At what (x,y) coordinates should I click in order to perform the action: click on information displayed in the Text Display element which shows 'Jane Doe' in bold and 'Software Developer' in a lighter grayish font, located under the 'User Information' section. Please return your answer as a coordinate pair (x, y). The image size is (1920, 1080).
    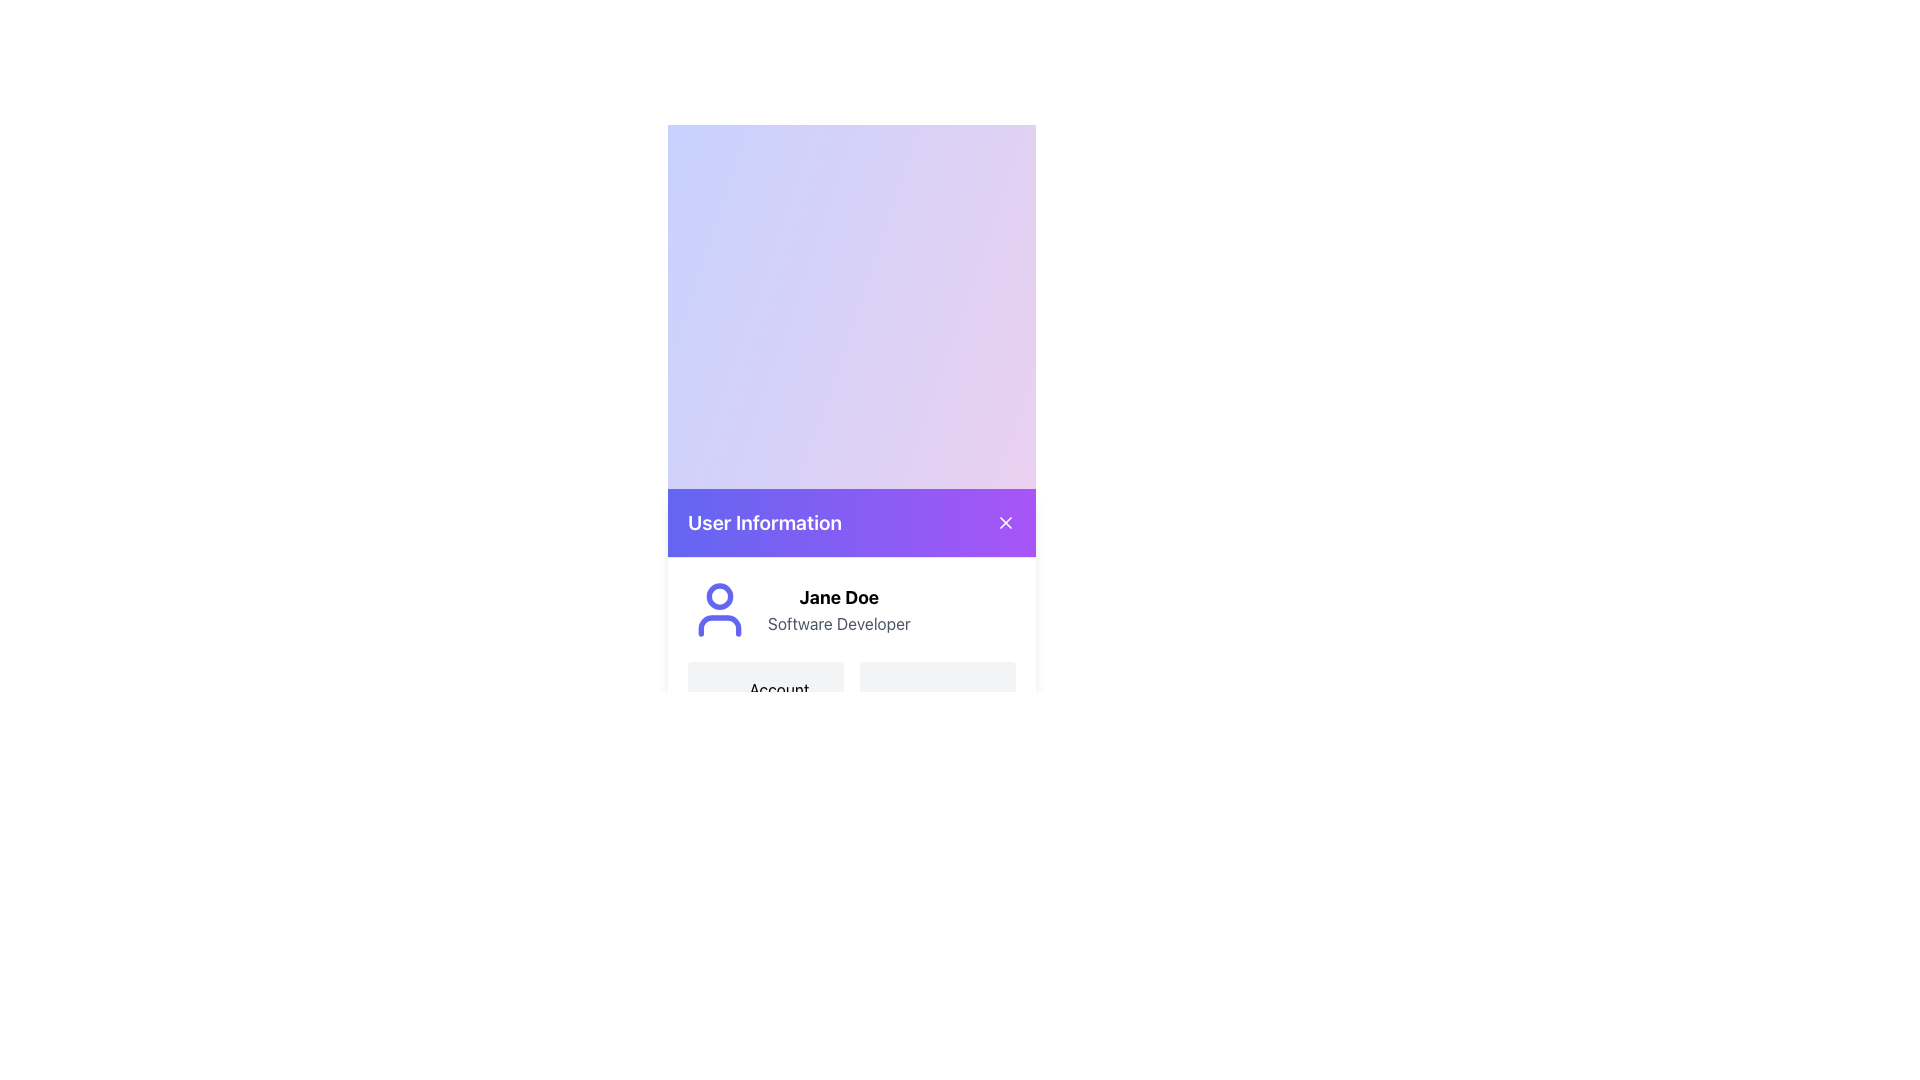
    Looking at the image, I should click on (839, 608).